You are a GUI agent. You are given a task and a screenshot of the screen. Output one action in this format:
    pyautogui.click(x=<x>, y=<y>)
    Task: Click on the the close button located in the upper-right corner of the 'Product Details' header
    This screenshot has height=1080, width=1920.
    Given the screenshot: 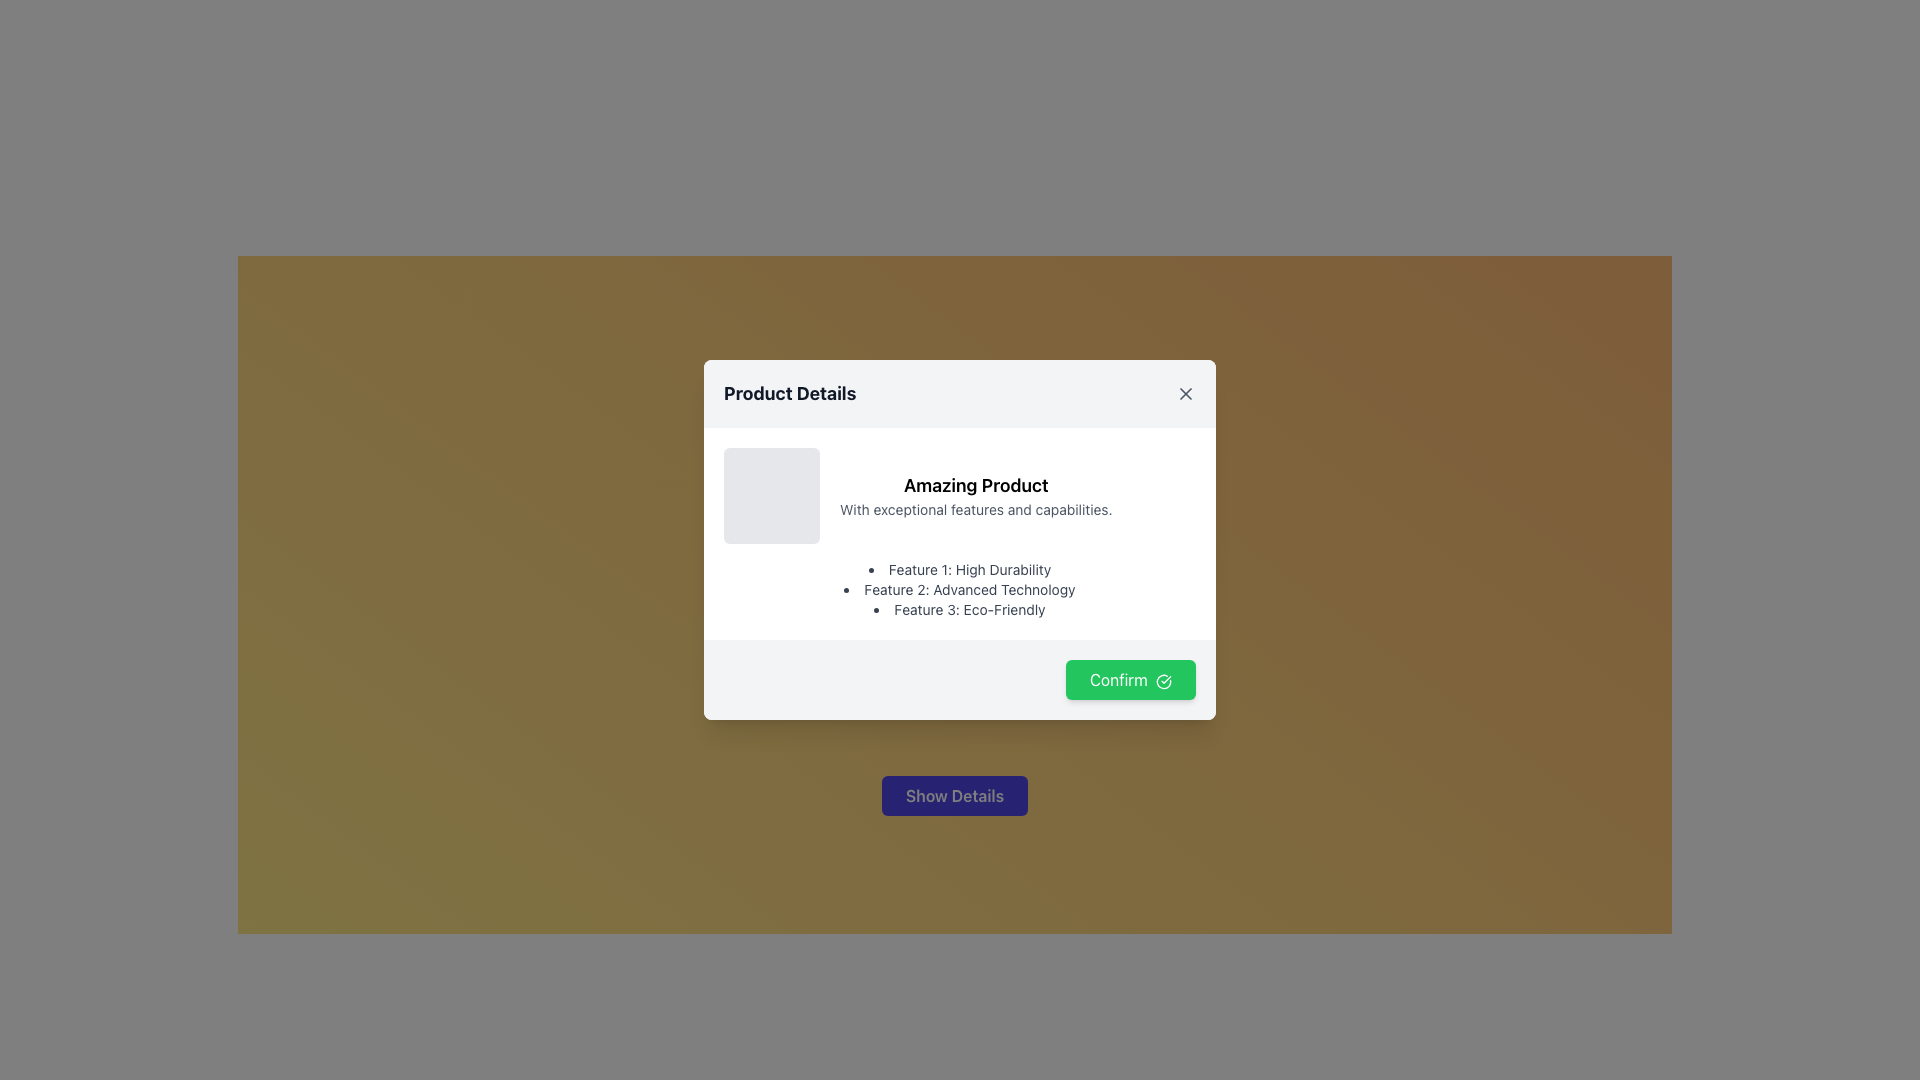 What is the action you would take?
    pyautogui.click(x=1185, y=393)
    